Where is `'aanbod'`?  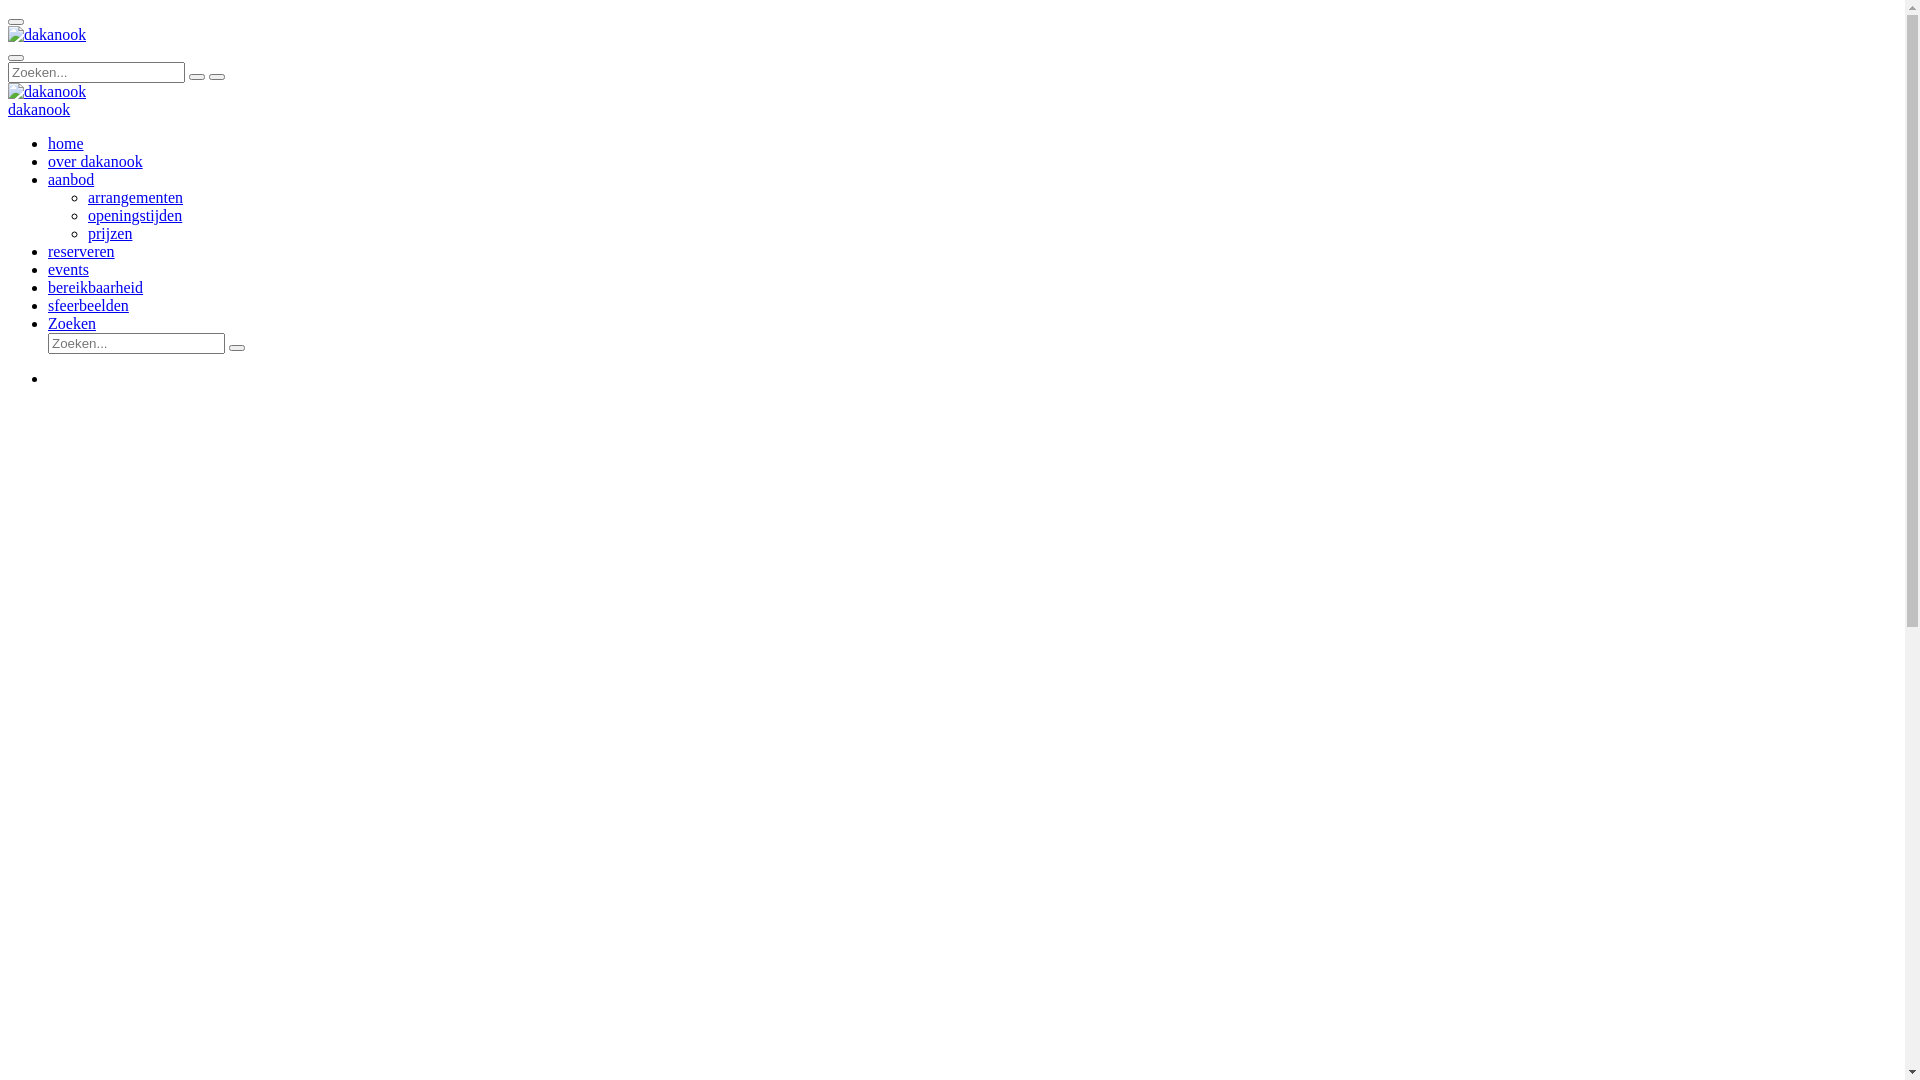
'aanbod' is located at coordinates (71, 178).